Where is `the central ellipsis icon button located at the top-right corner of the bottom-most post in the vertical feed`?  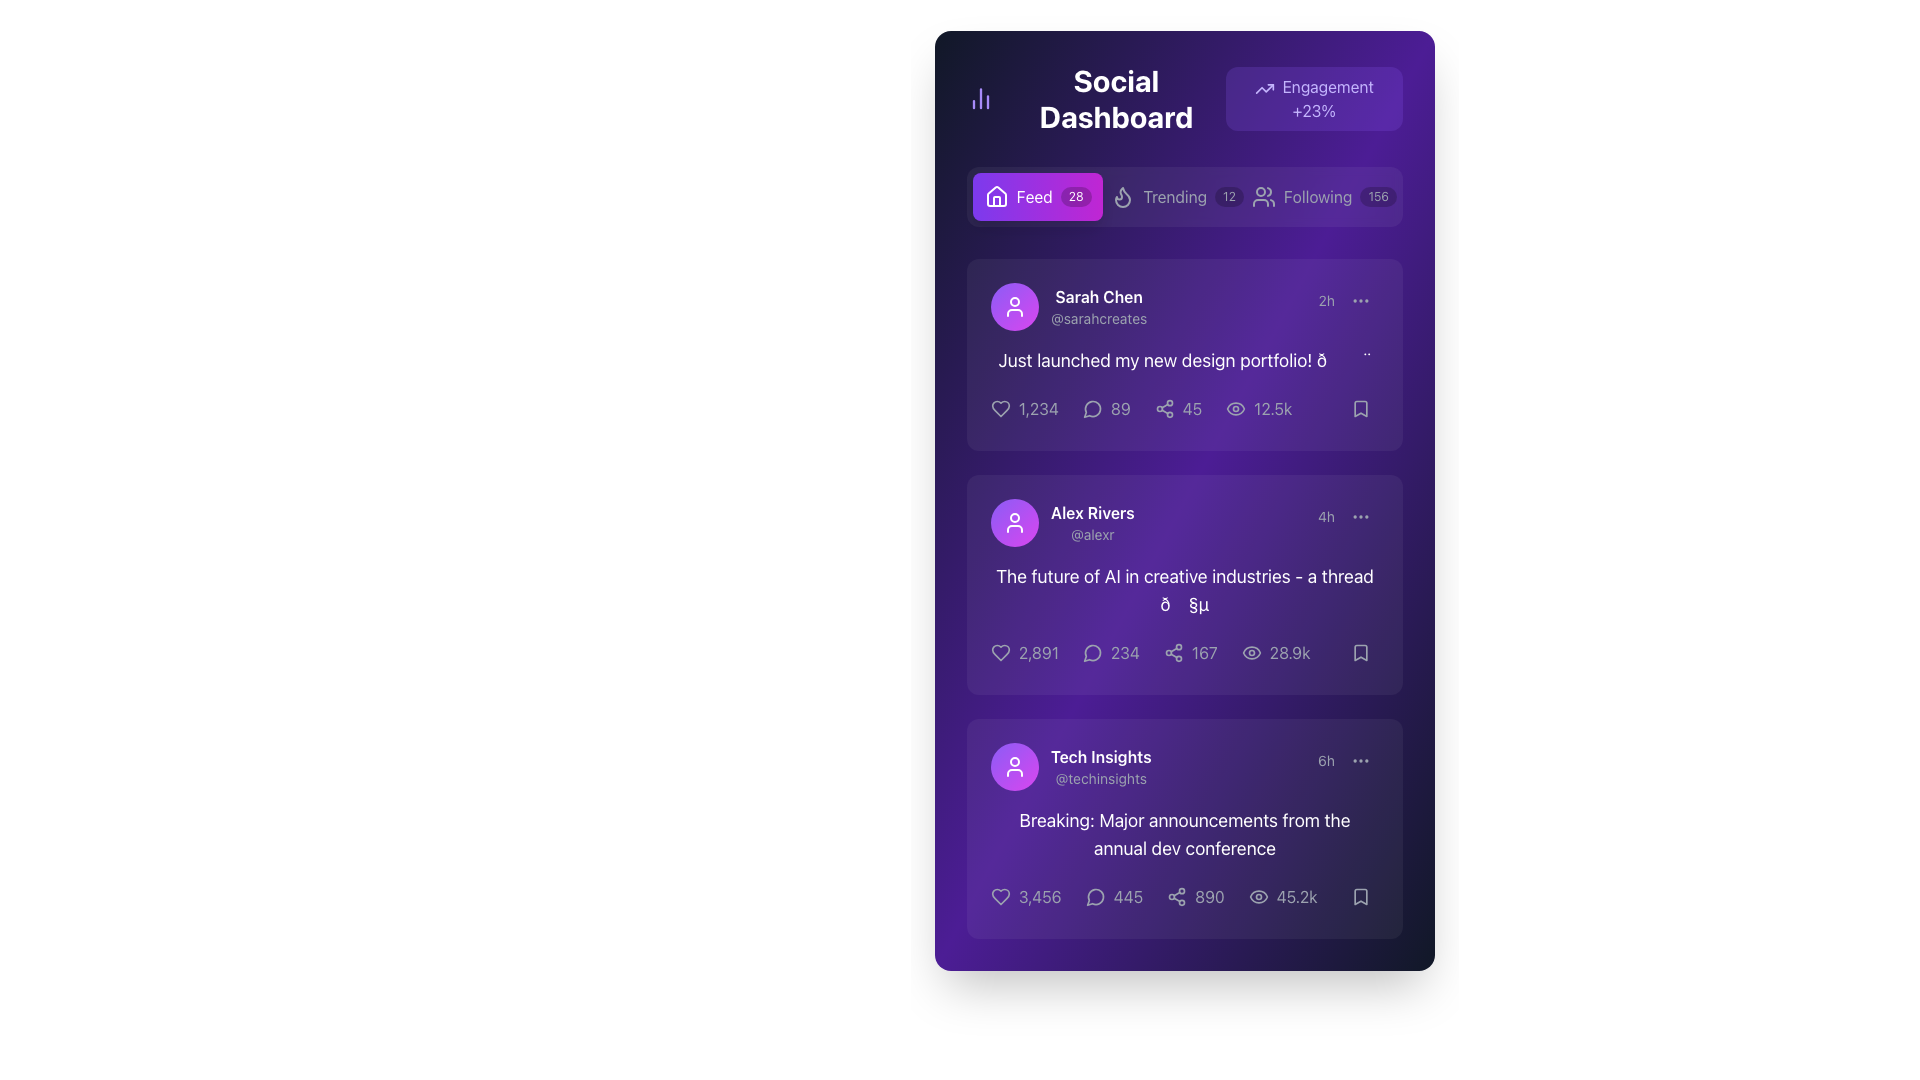
the central ellipsis icon button located at the top-right corner of the bottom-most post in the vertical feed is located at coordinates (1360, 760).